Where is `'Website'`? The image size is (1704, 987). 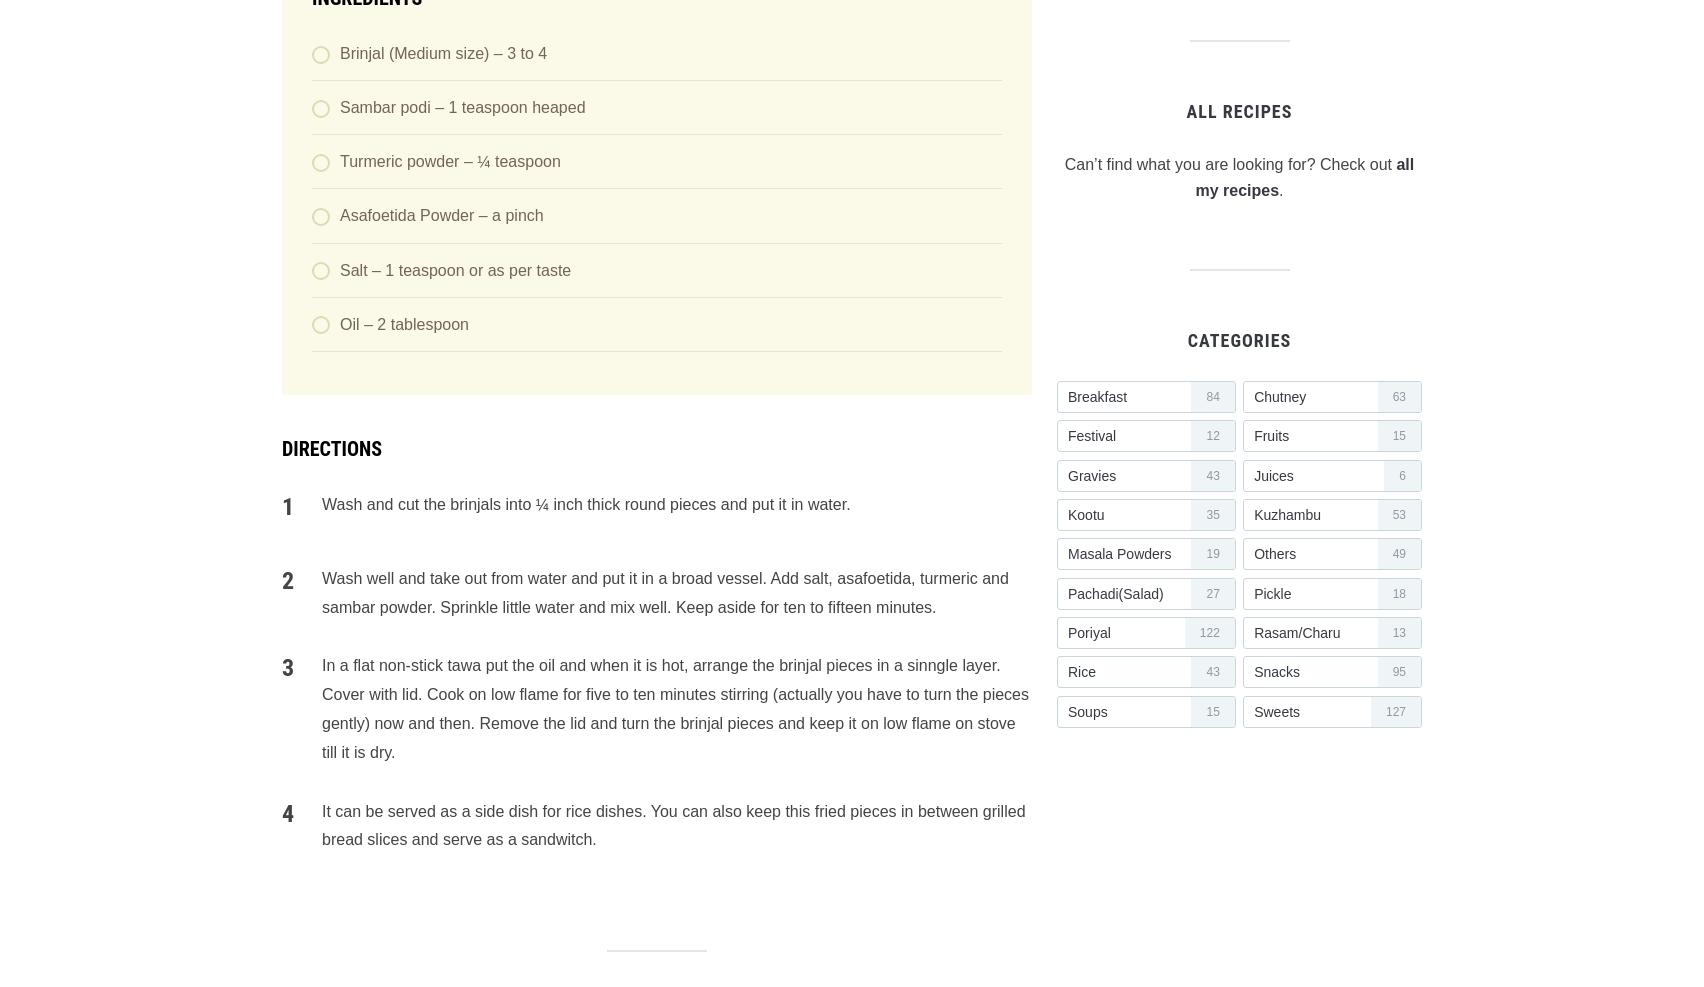 'Website' is located at coordinates (281, 554).